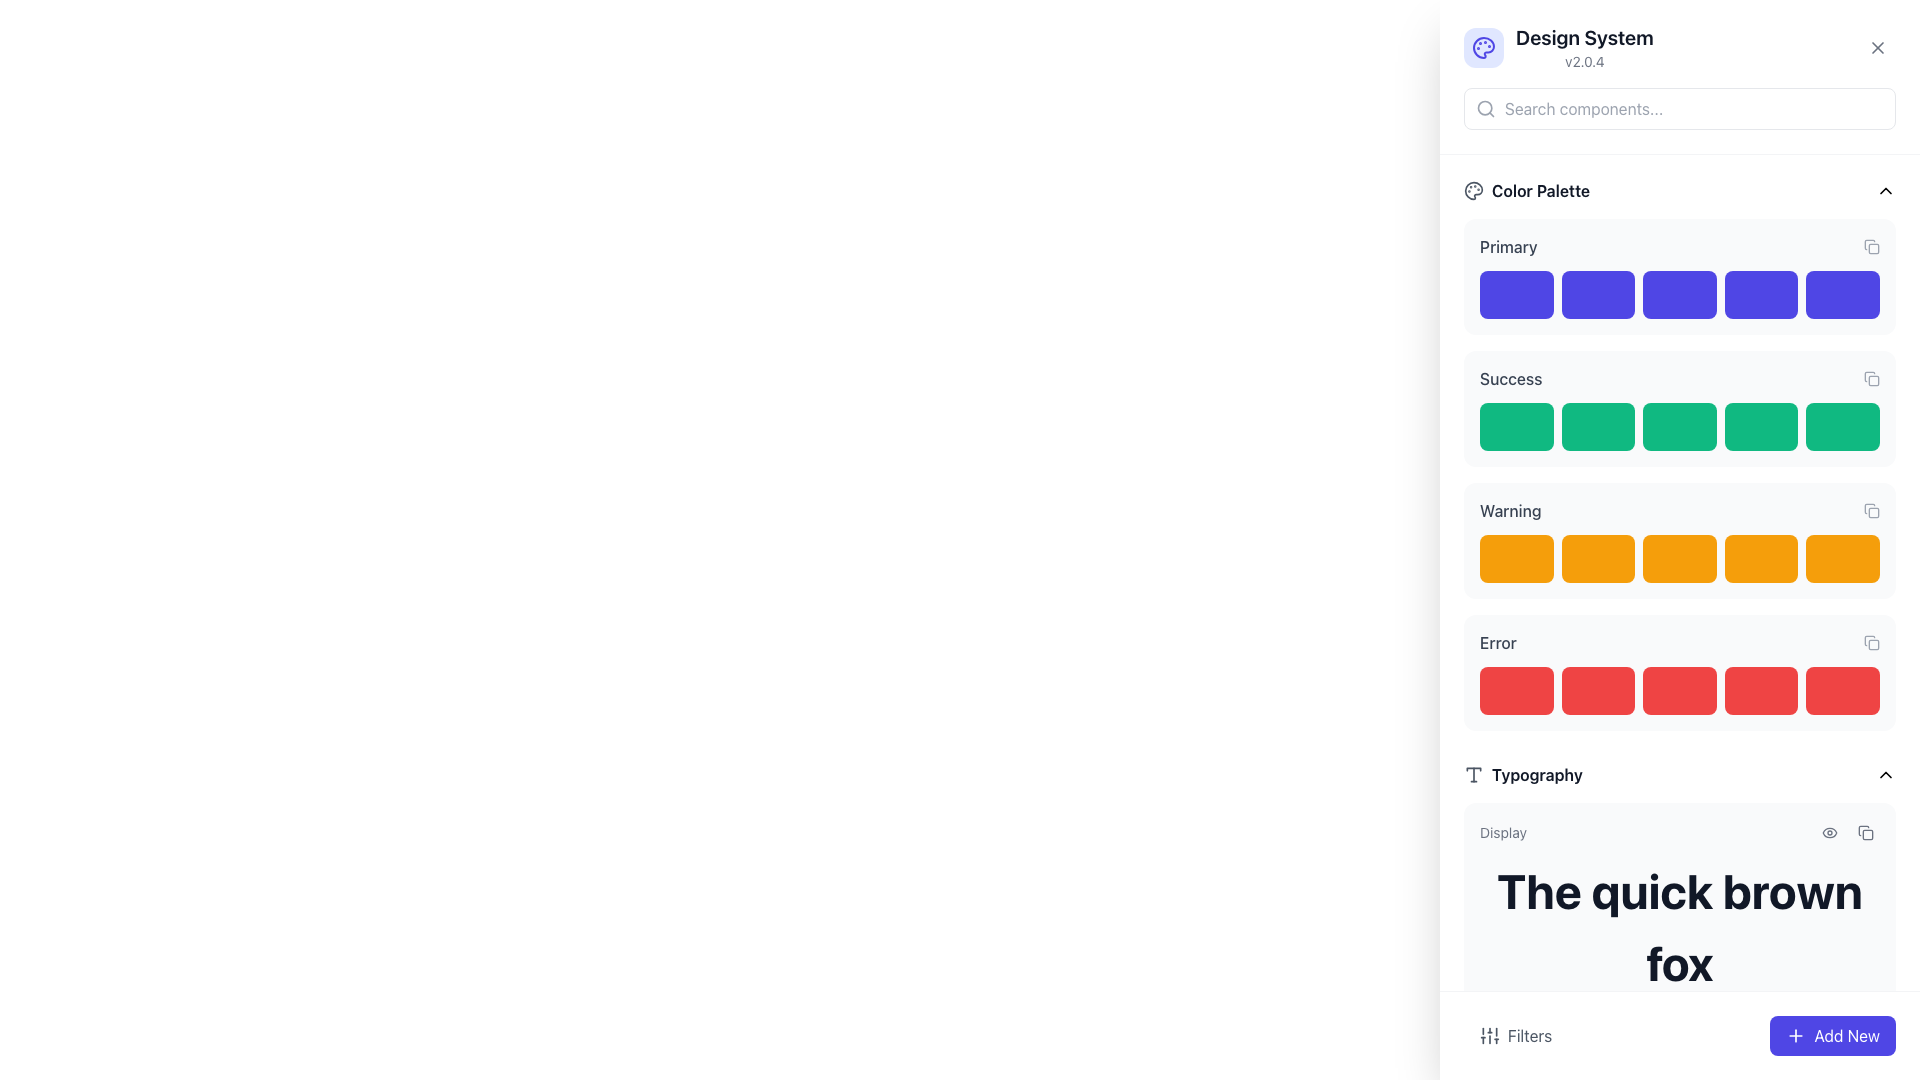  What do you see at coordinates (1865, 833) in the screenshot?
I see `the 'Copy' icon button located in the 'Typography' section` at bounding box center [1865, 833].